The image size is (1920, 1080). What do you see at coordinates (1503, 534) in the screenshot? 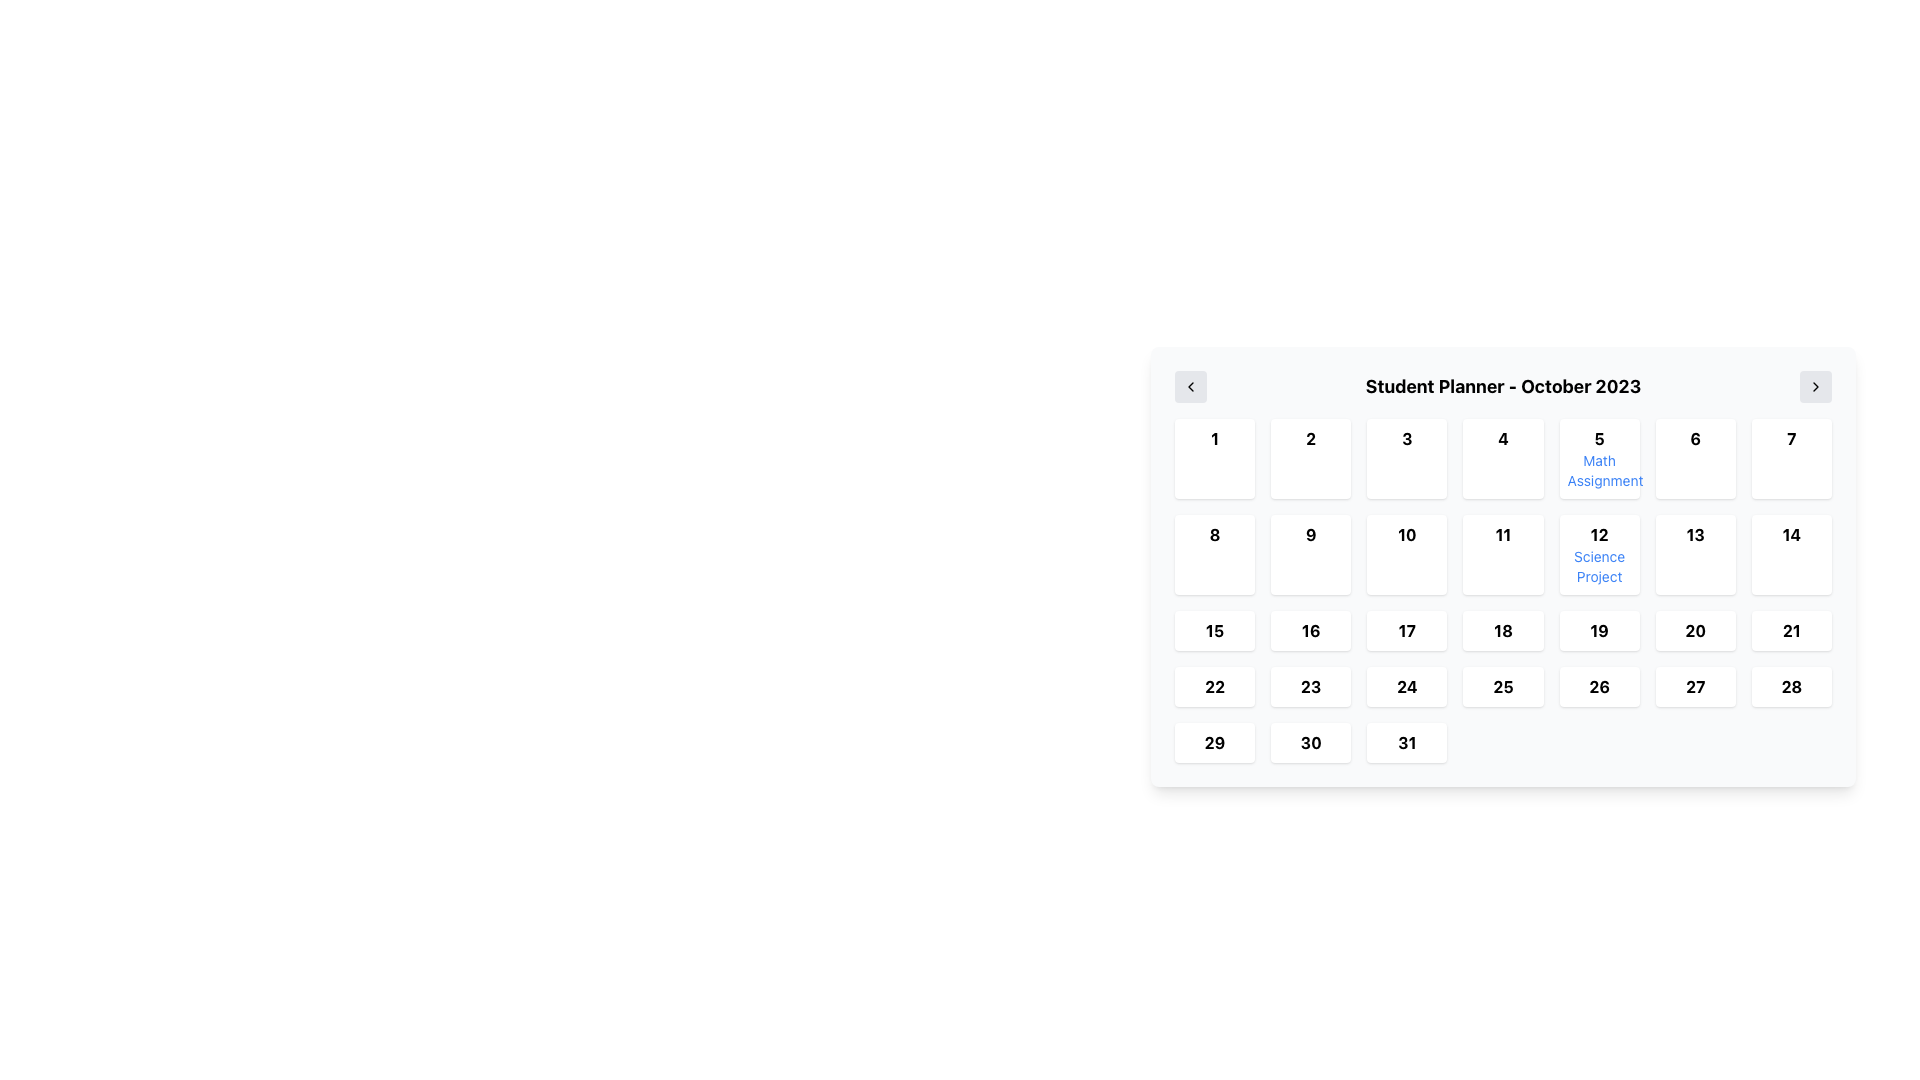
I see `the text label identifying the 11th day of the month in the calendar grid of 'Student Planner - October 2023'` at bounding box center [1503, 534].